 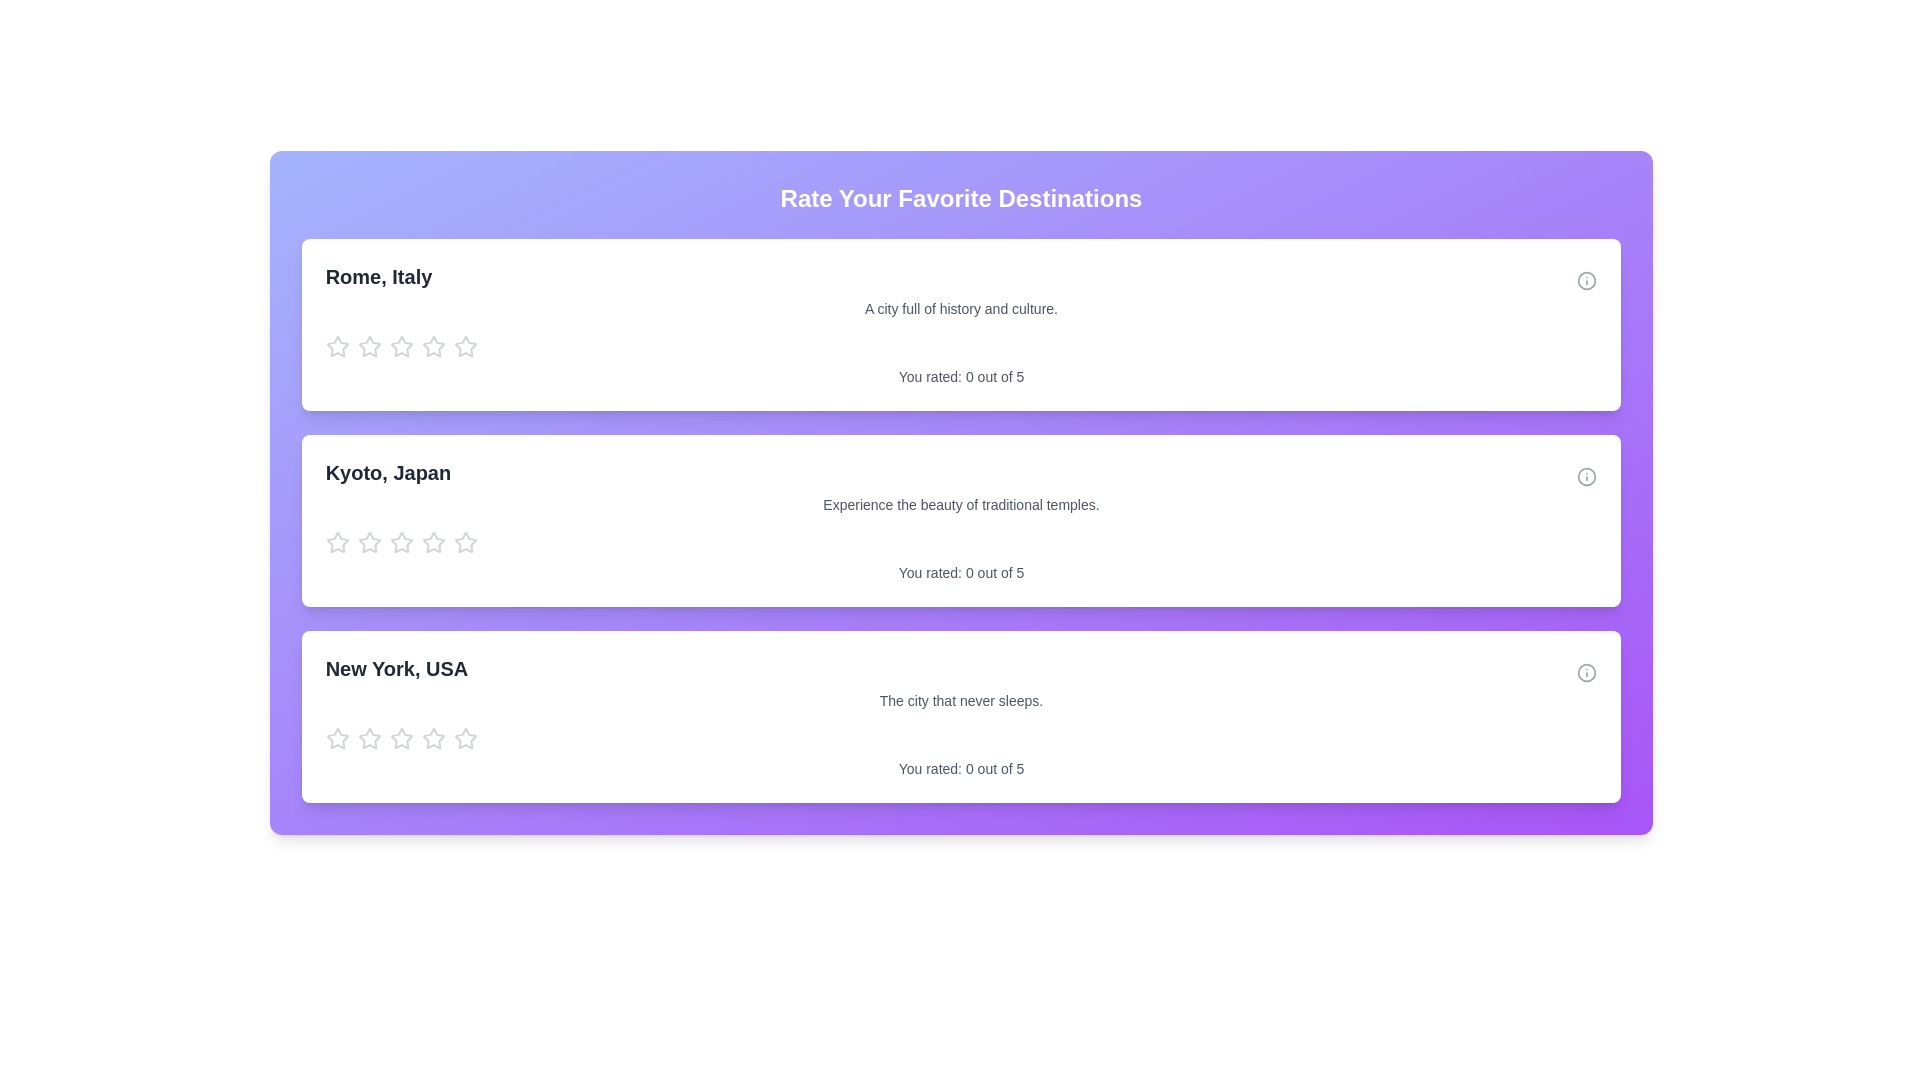 I want to click on the second rating star icon in the rating system for the 'Rome, Italy' section to trigger a rating action, so click(x=400, y=345).